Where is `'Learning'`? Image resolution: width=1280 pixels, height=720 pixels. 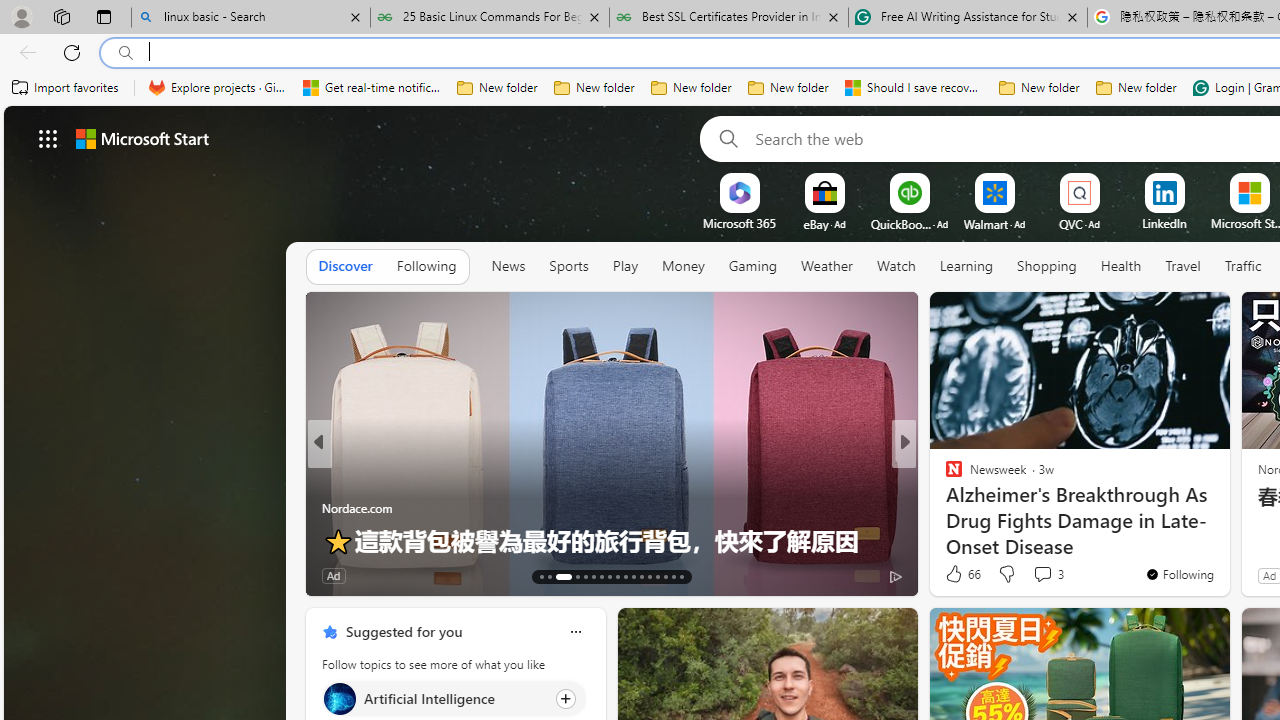
'Learning' is located at coordinates (966, 265).